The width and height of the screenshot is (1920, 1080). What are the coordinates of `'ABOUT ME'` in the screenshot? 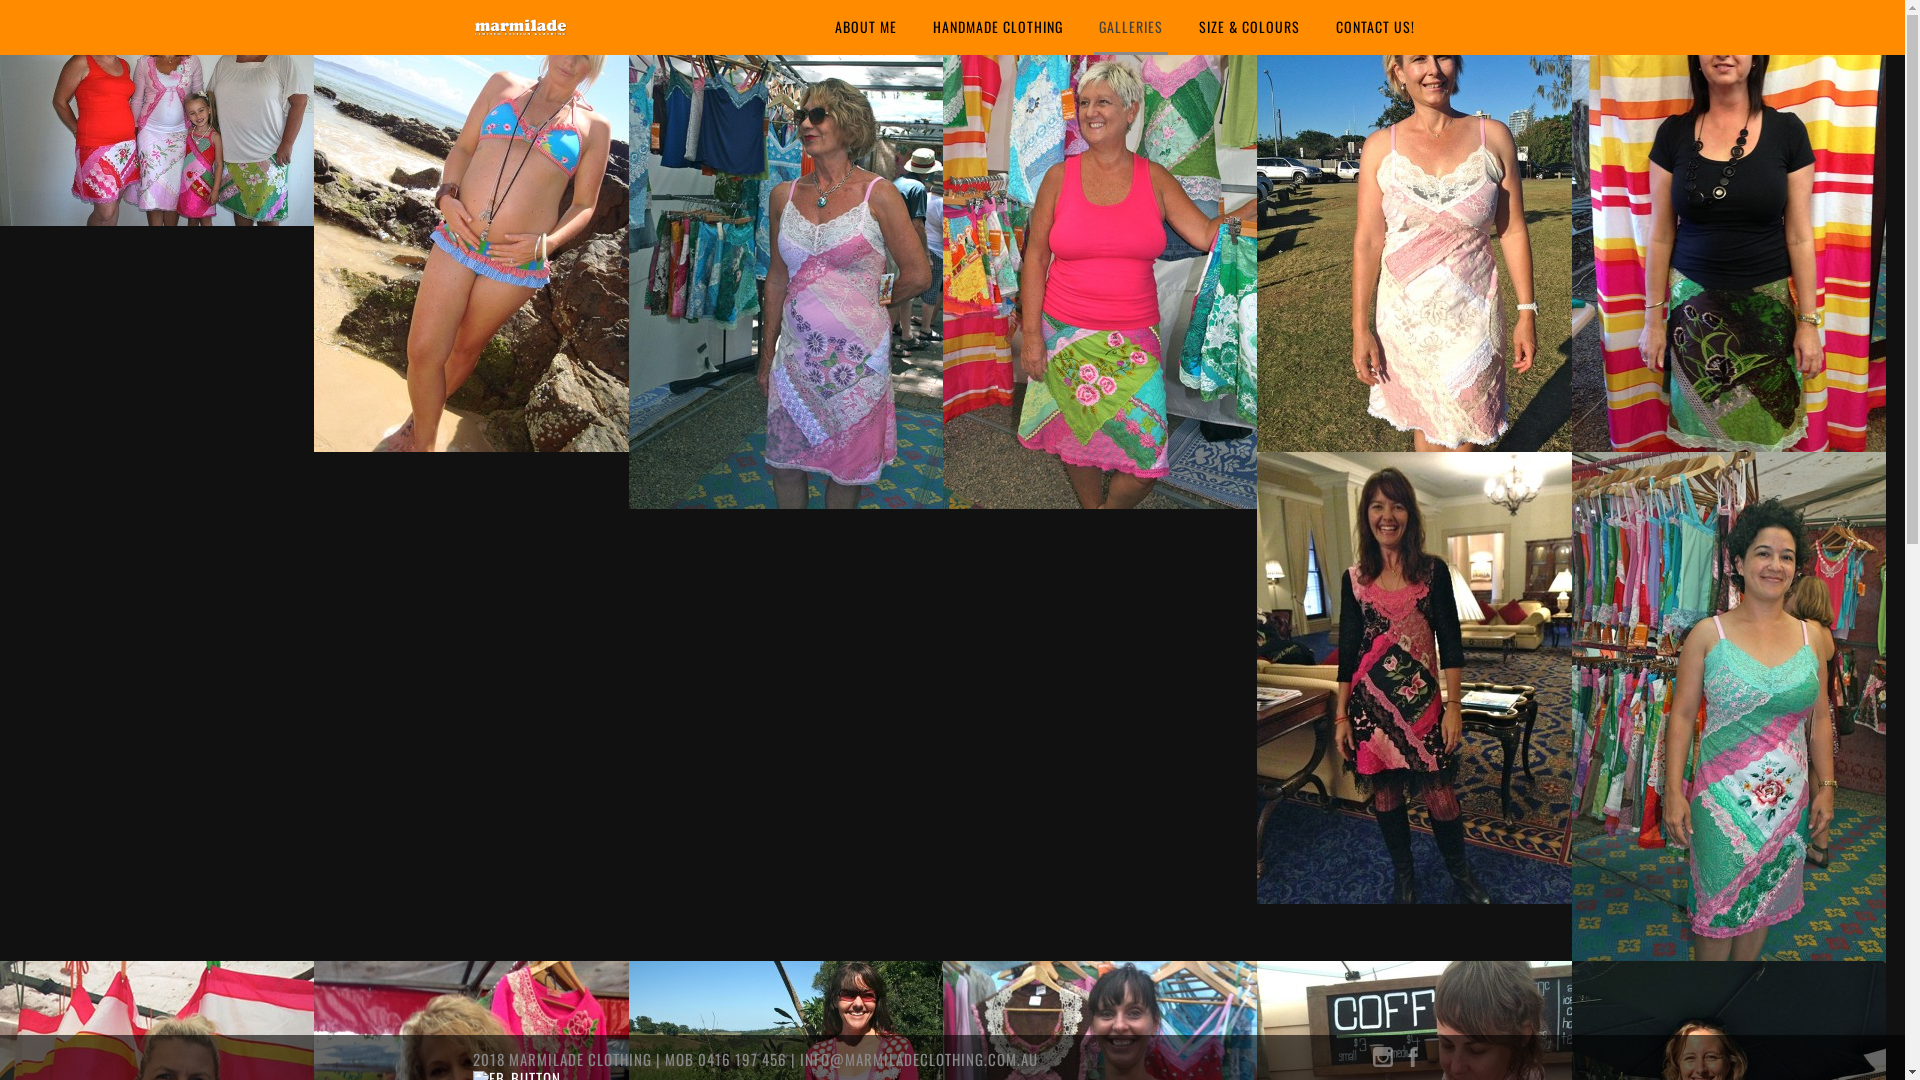 It's located at (830, 27).